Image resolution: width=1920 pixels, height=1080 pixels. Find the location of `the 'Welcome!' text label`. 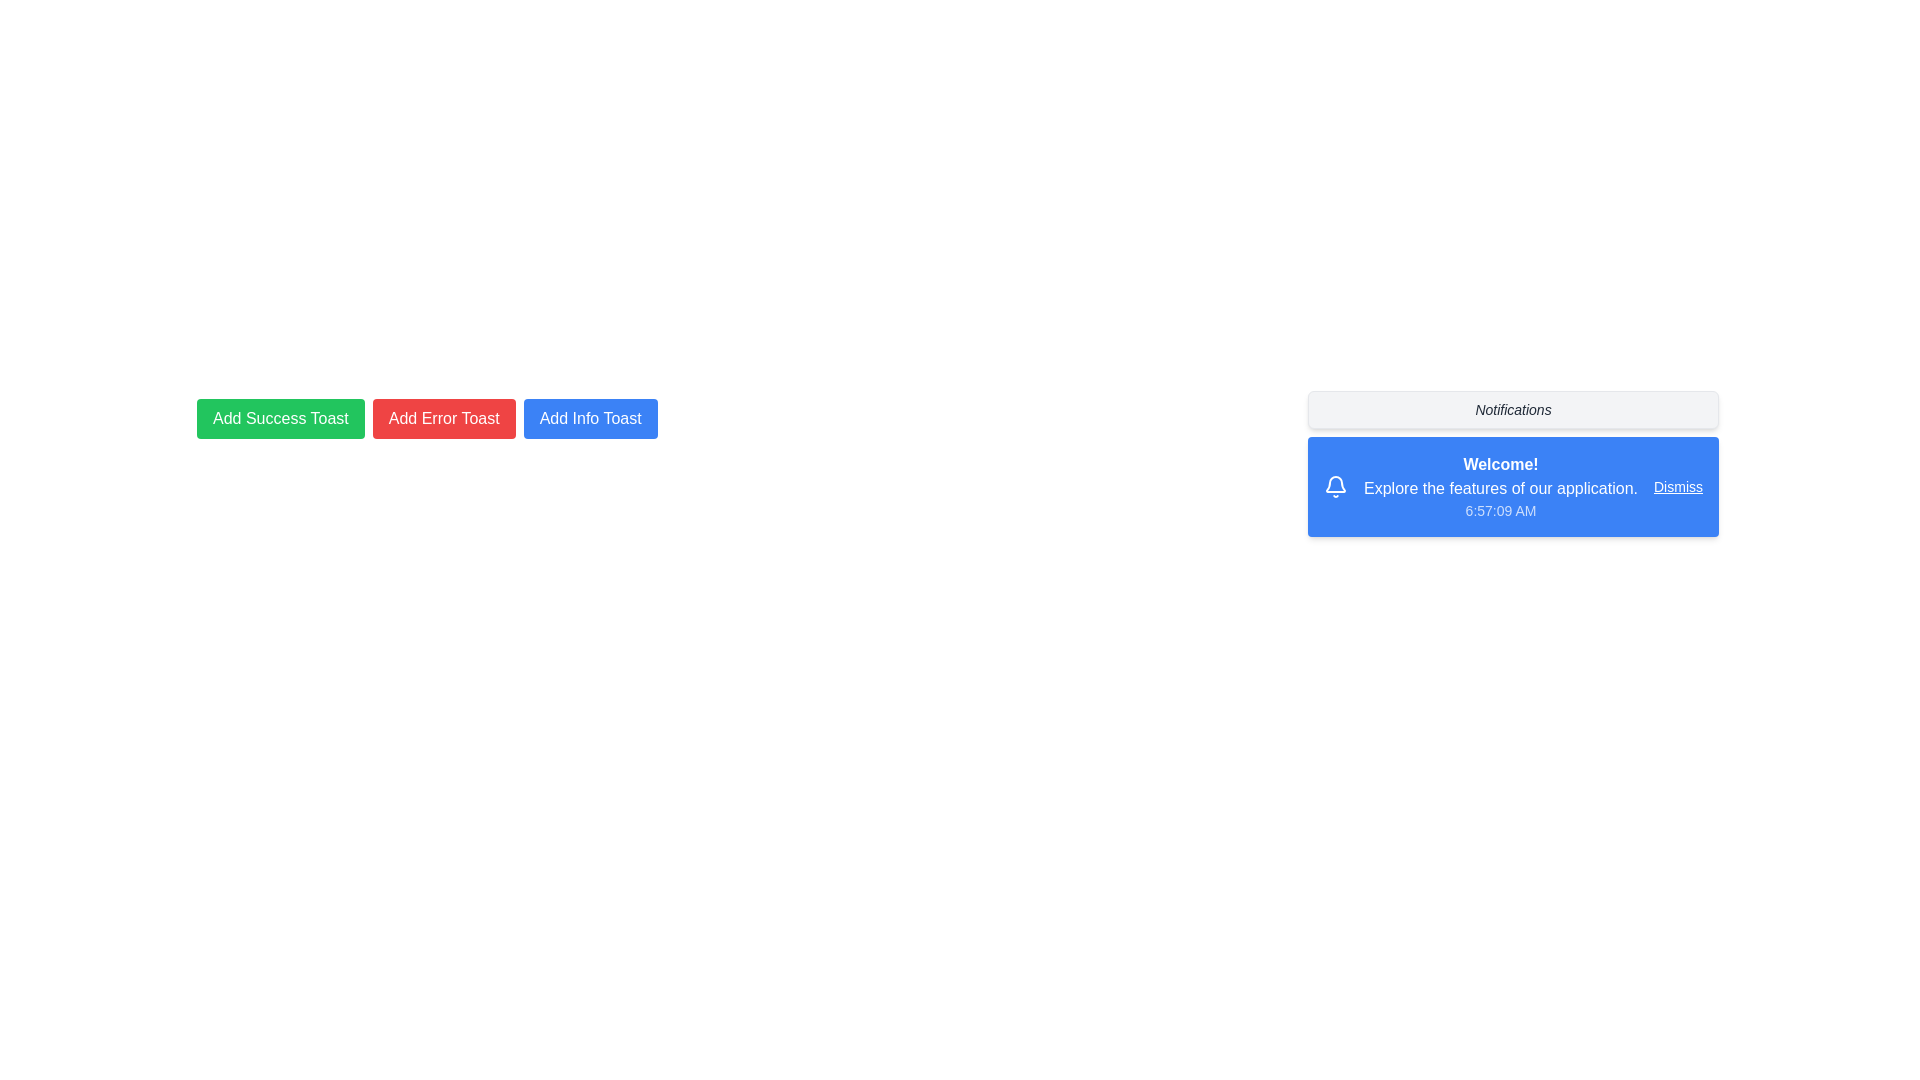

the 'Welcome!' text label is located at coordinates (1501, 464).